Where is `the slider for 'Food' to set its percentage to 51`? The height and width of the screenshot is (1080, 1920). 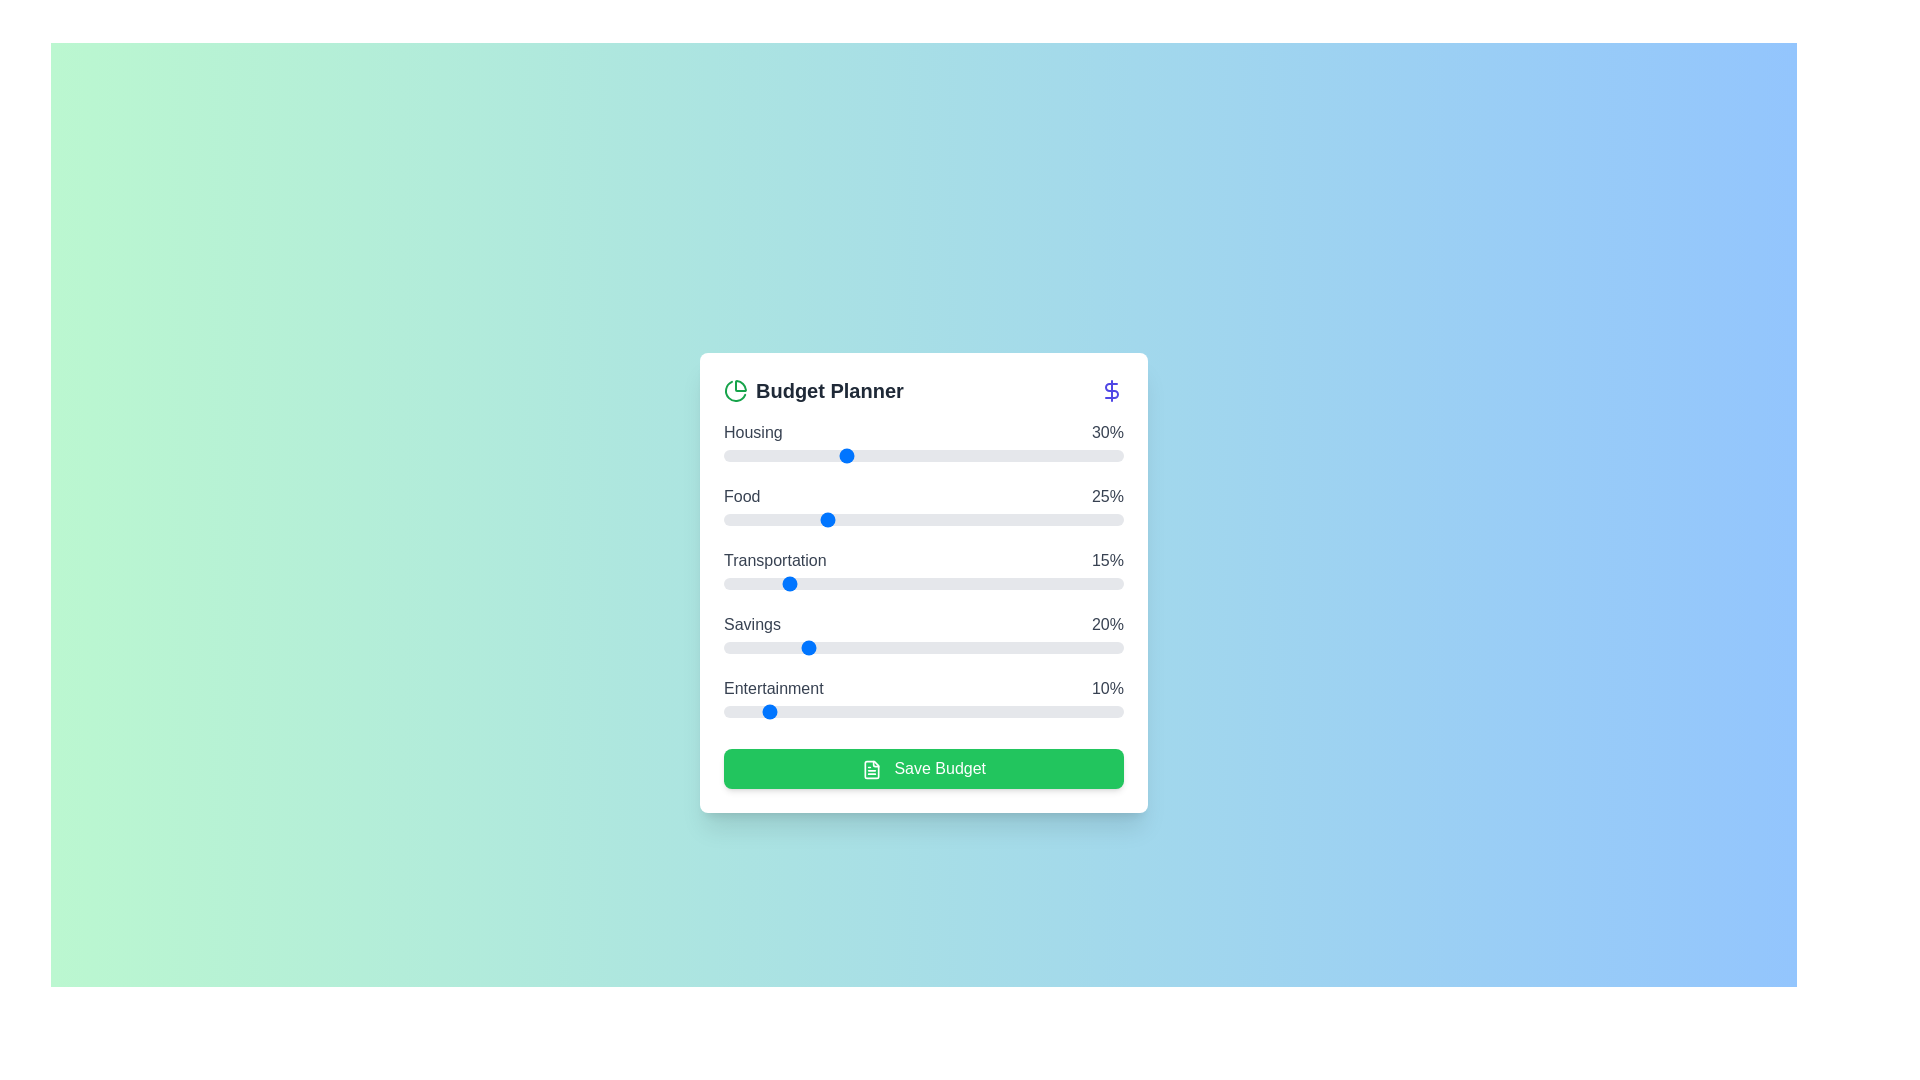 the slider for 'Food' to set its percentage to 51 is located at coordinates (926, 519).